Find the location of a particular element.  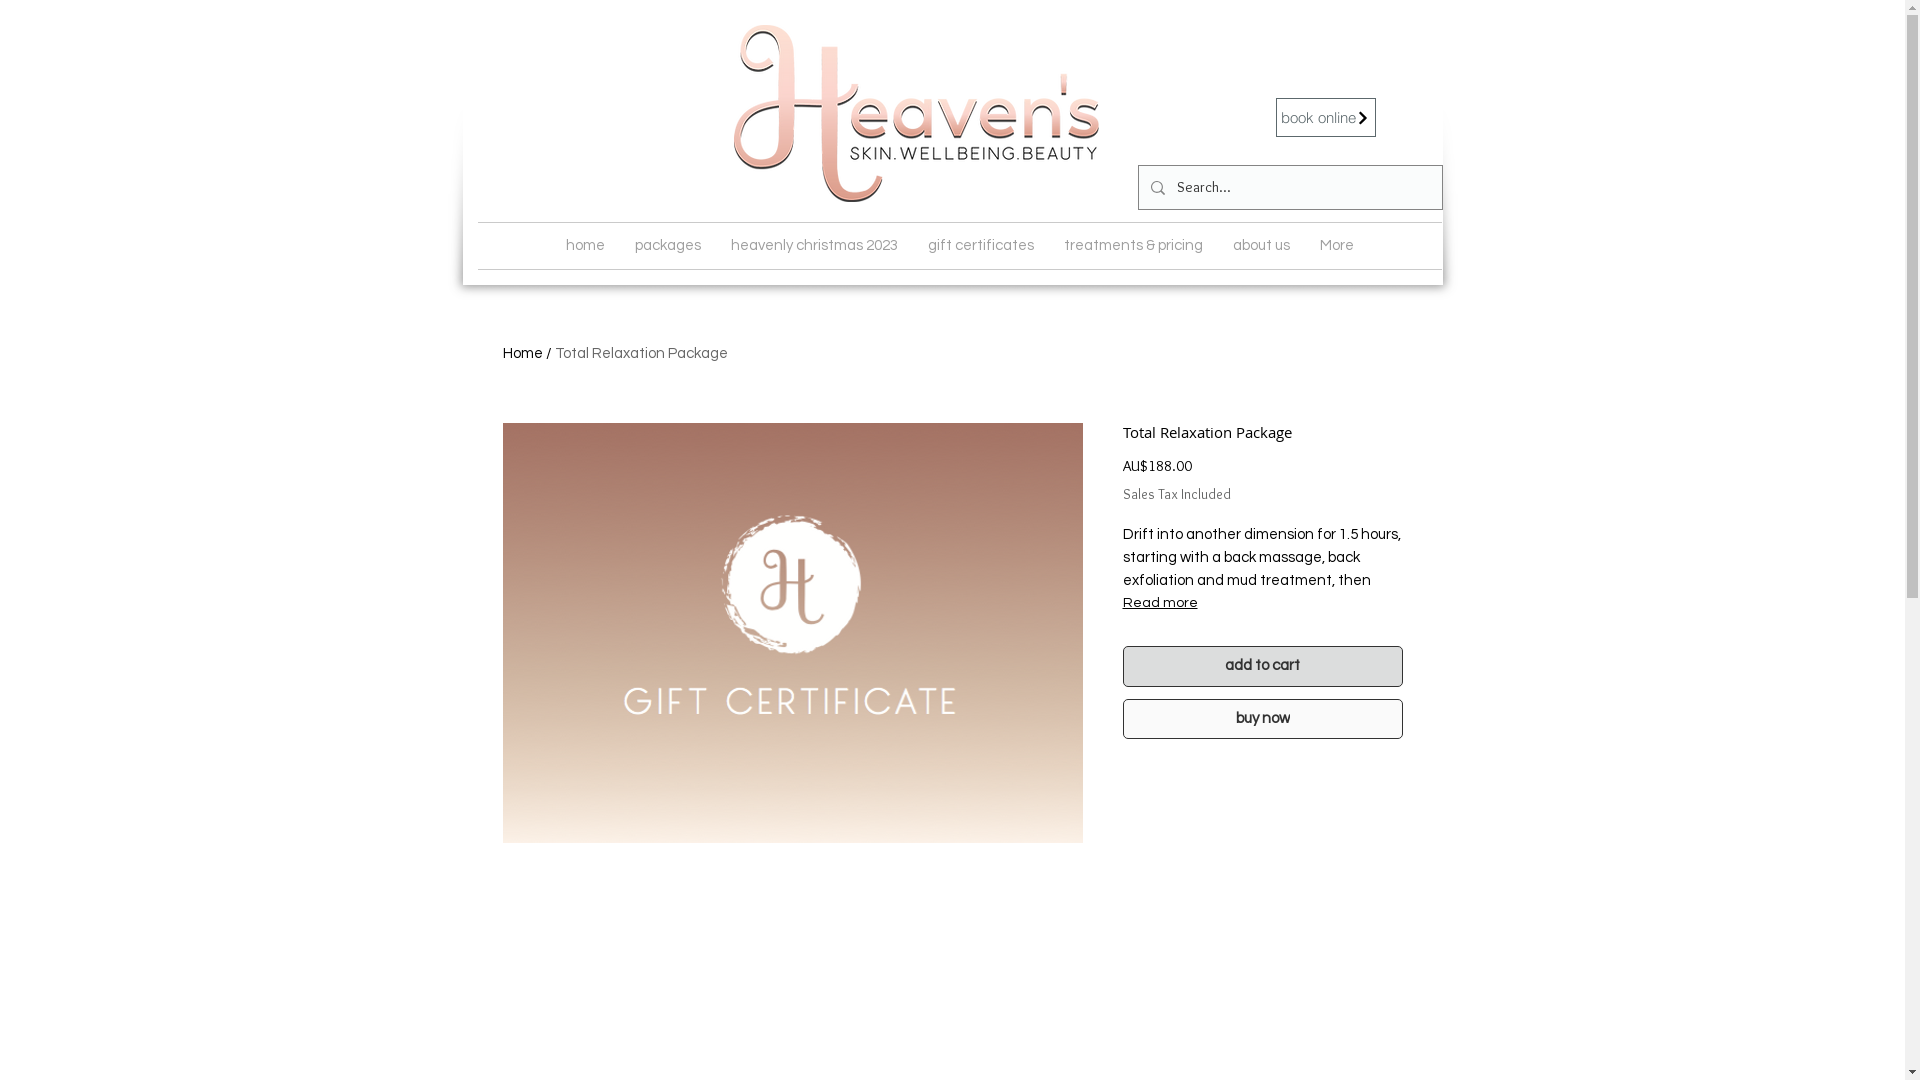

'add to cart' is located at coordinates (1122, 666).